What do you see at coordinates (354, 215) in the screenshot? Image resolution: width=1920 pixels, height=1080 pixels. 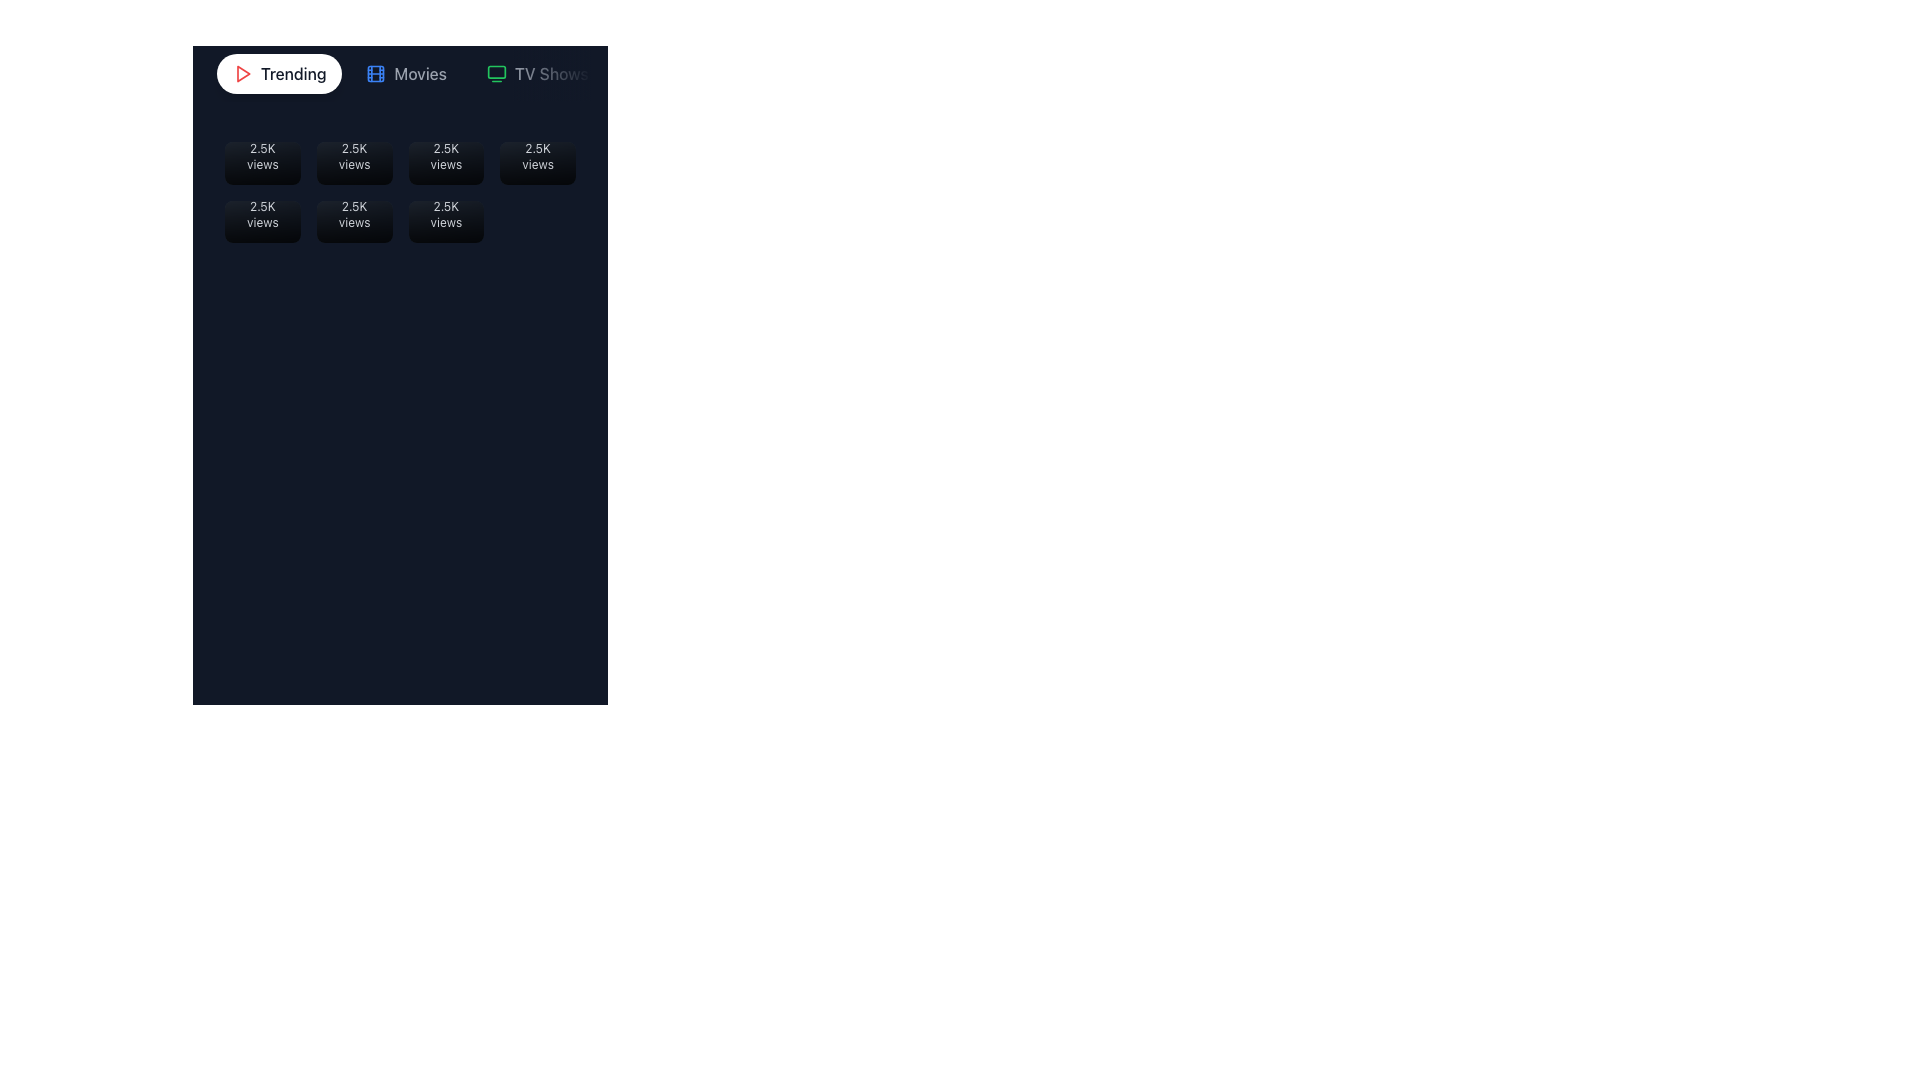 I see `the static text label that displays the number of views associated with the related content item, located below 'Content Title 6' in the third row and second column of the grid structure` at bounding box center [354, 215].